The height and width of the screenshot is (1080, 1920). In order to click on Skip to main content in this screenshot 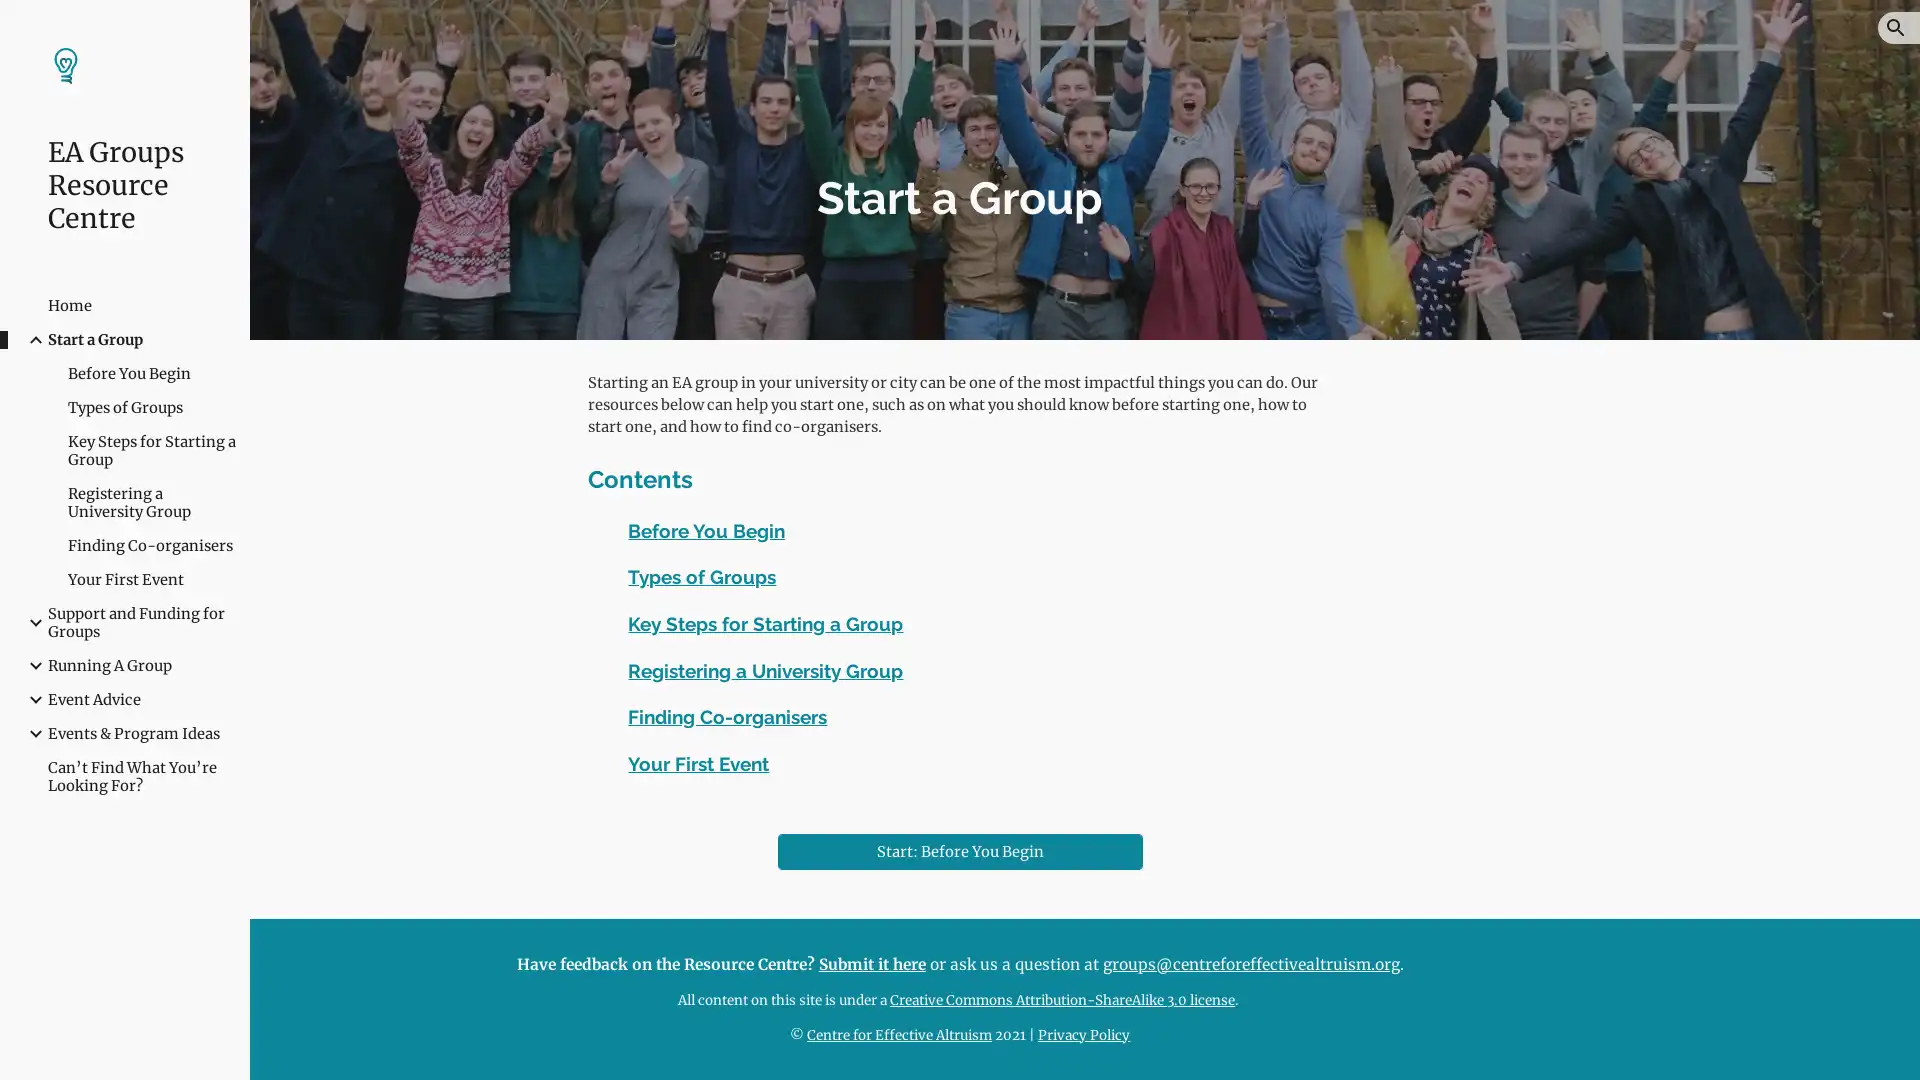, I will do `click(787, 37)`.